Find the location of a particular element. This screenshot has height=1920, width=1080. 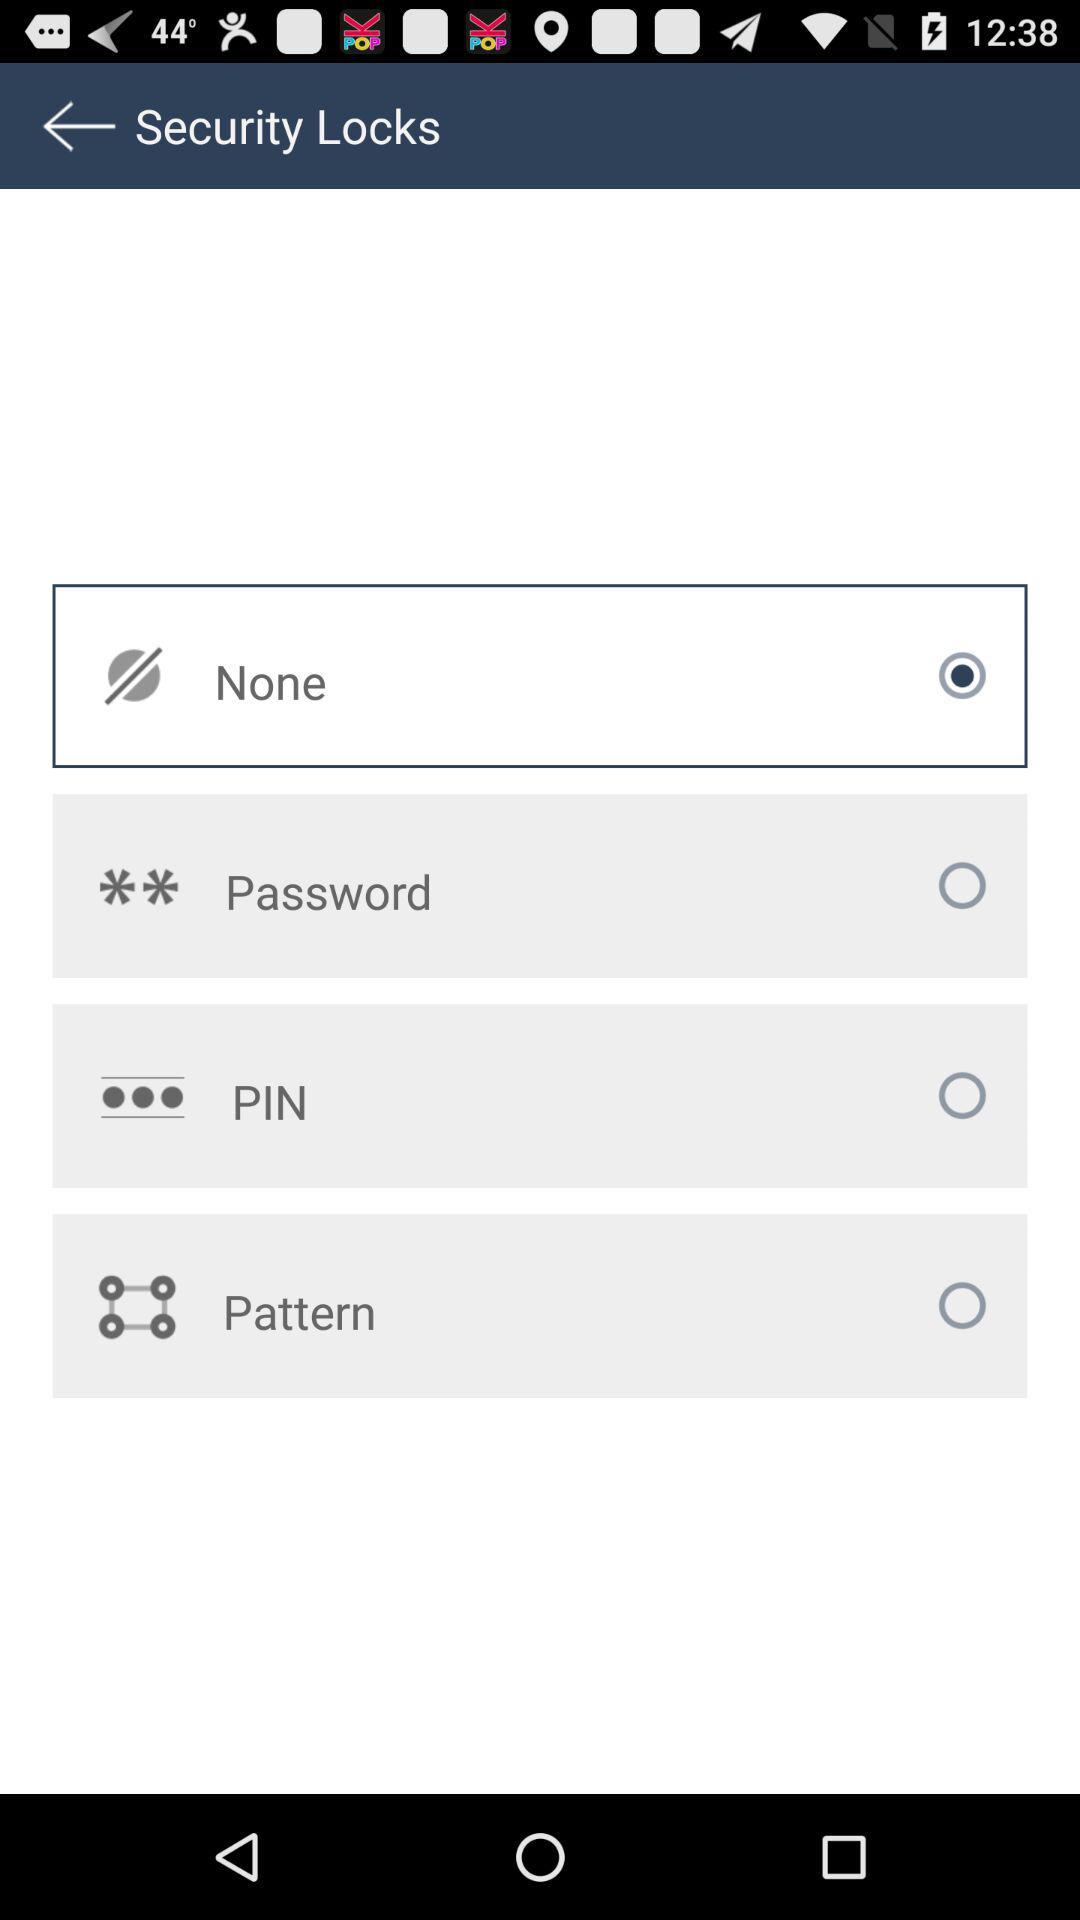

none item is located at coordinates (410, 681).